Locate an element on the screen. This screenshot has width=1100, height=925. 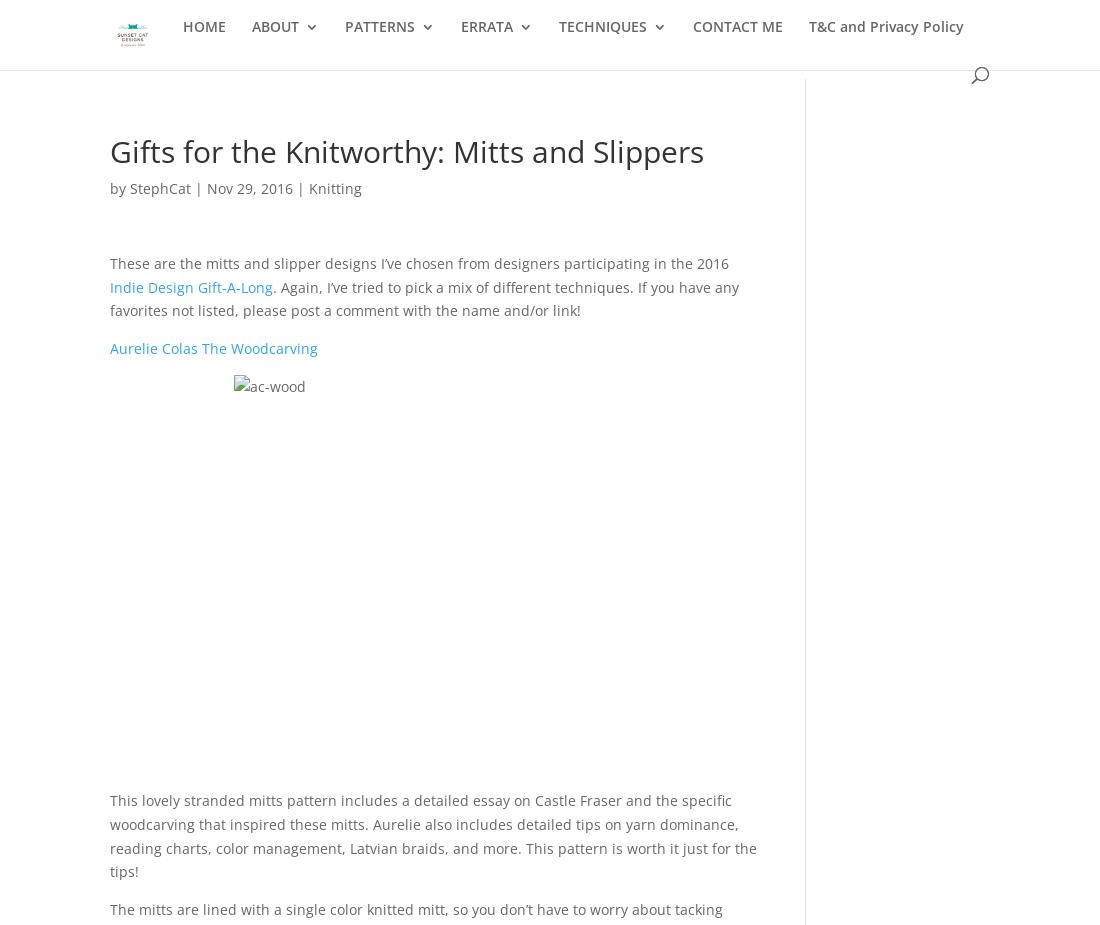
'Hitch' is located at coordinates (403, 297).